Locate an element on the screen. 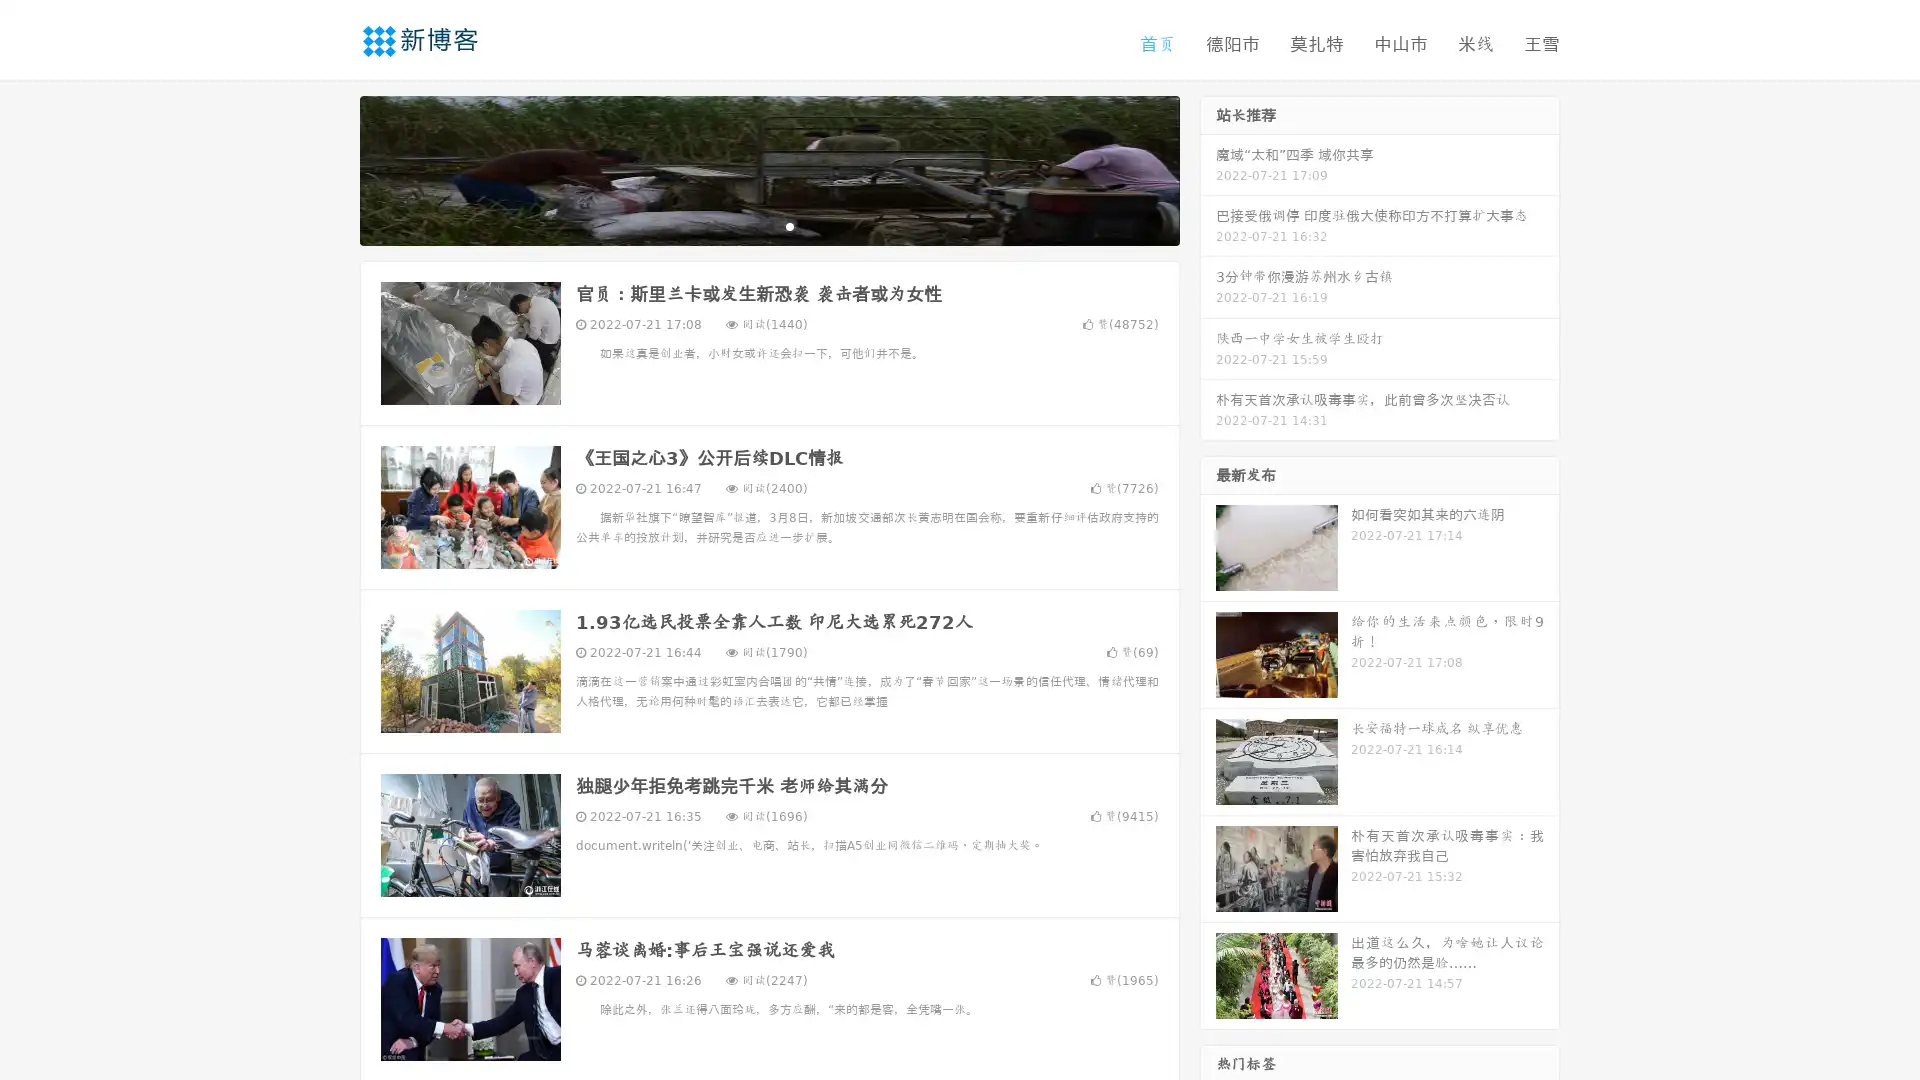 Image resolution: width=1920 pixels, height=1080 pixels. Go to slide 3 is located at coordinates (789, 225).